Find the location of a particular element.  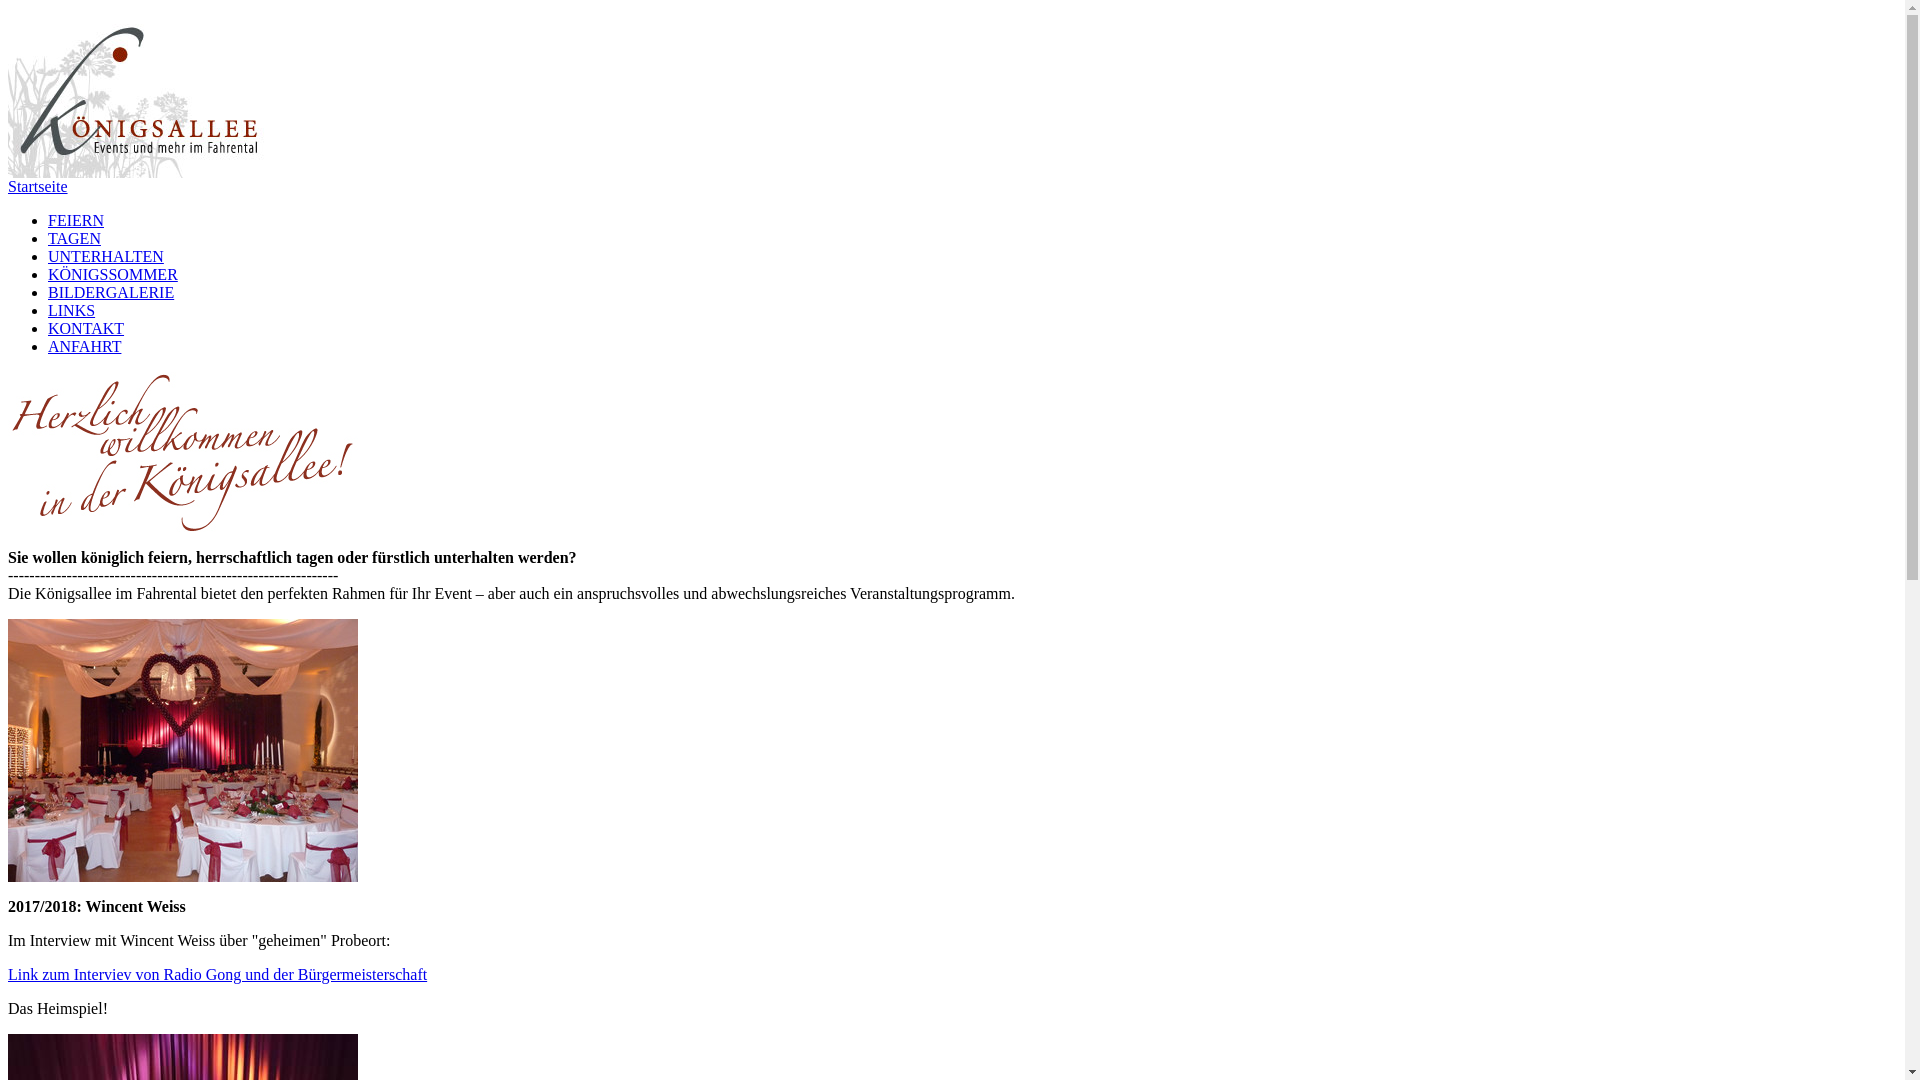

'UNTERHALTEN' is located at coordinates (48, 255).